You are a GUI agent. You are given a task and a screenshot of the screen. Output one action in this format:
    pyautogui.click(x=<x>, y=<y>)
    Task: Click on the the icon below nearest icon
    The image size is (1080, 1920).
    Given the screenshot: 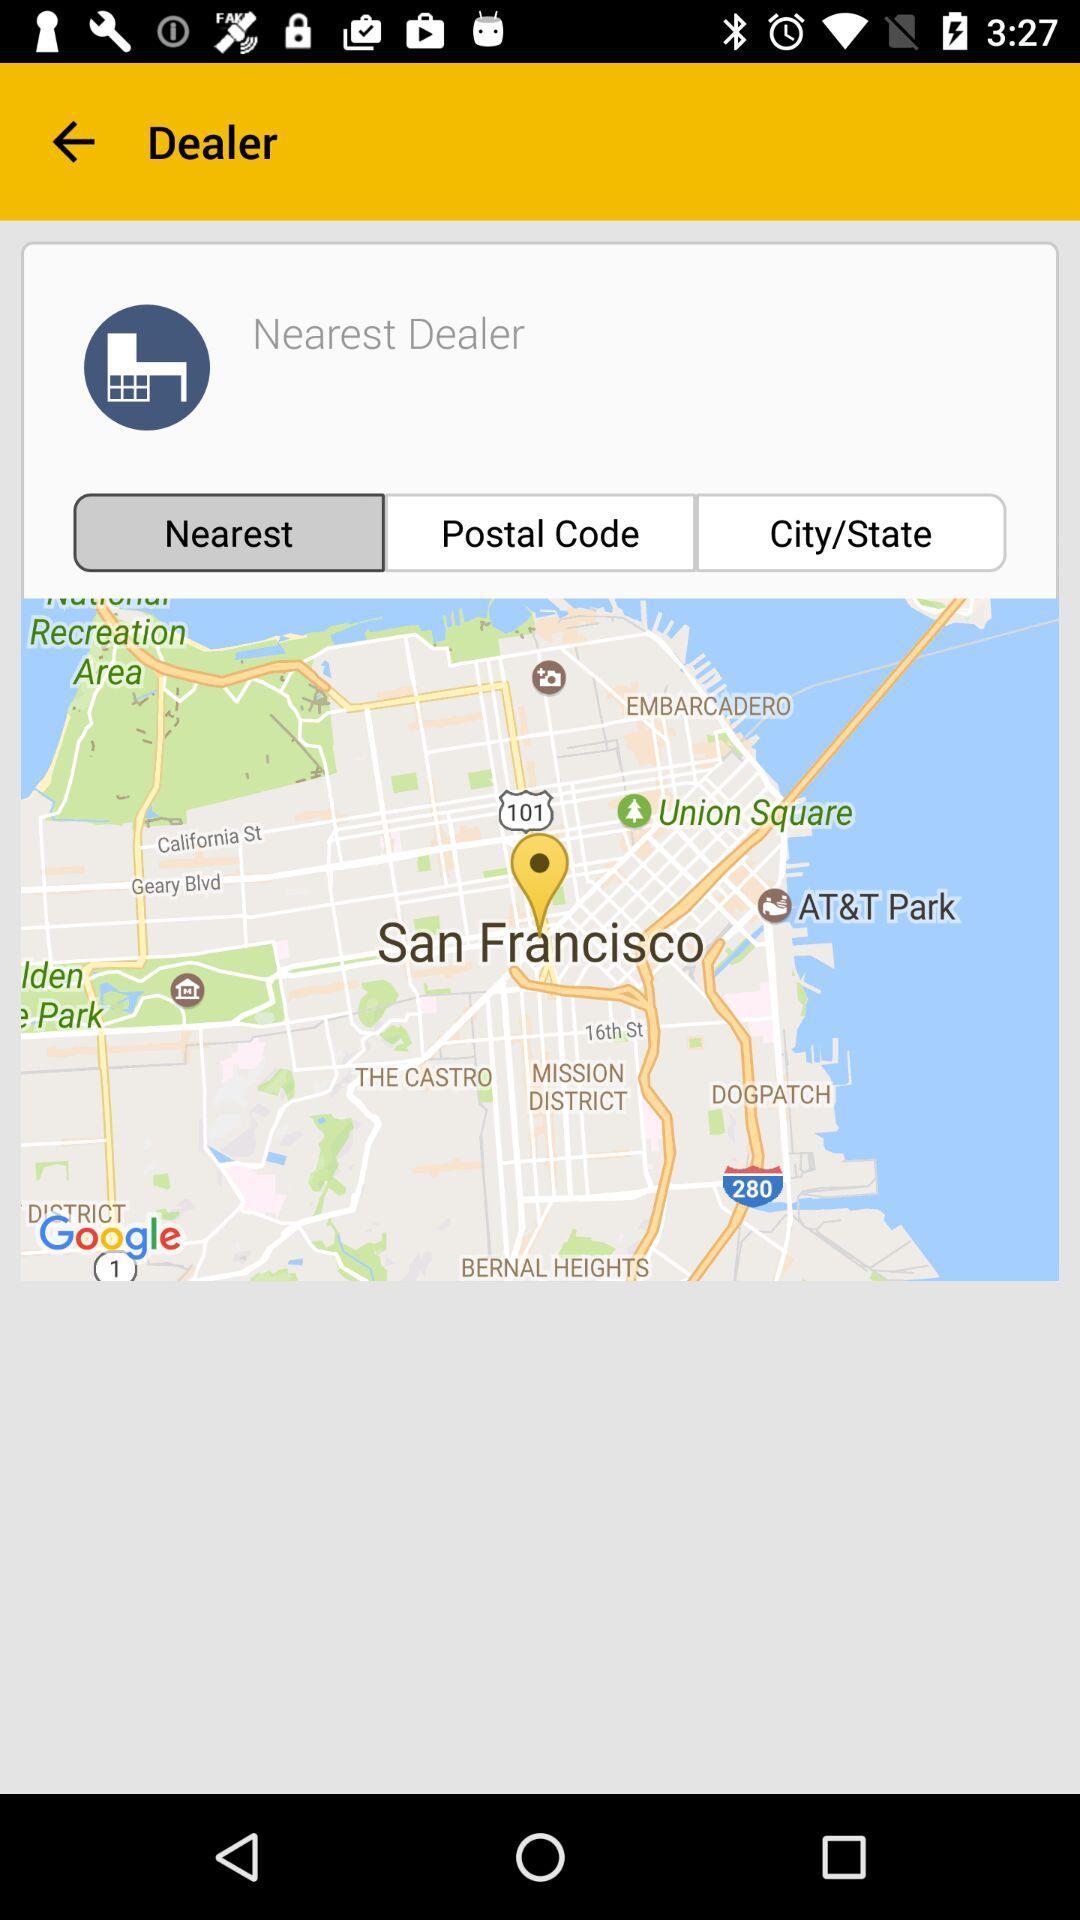 What is the action you would take?
    pyautogui.click(x=540, y=938)
    